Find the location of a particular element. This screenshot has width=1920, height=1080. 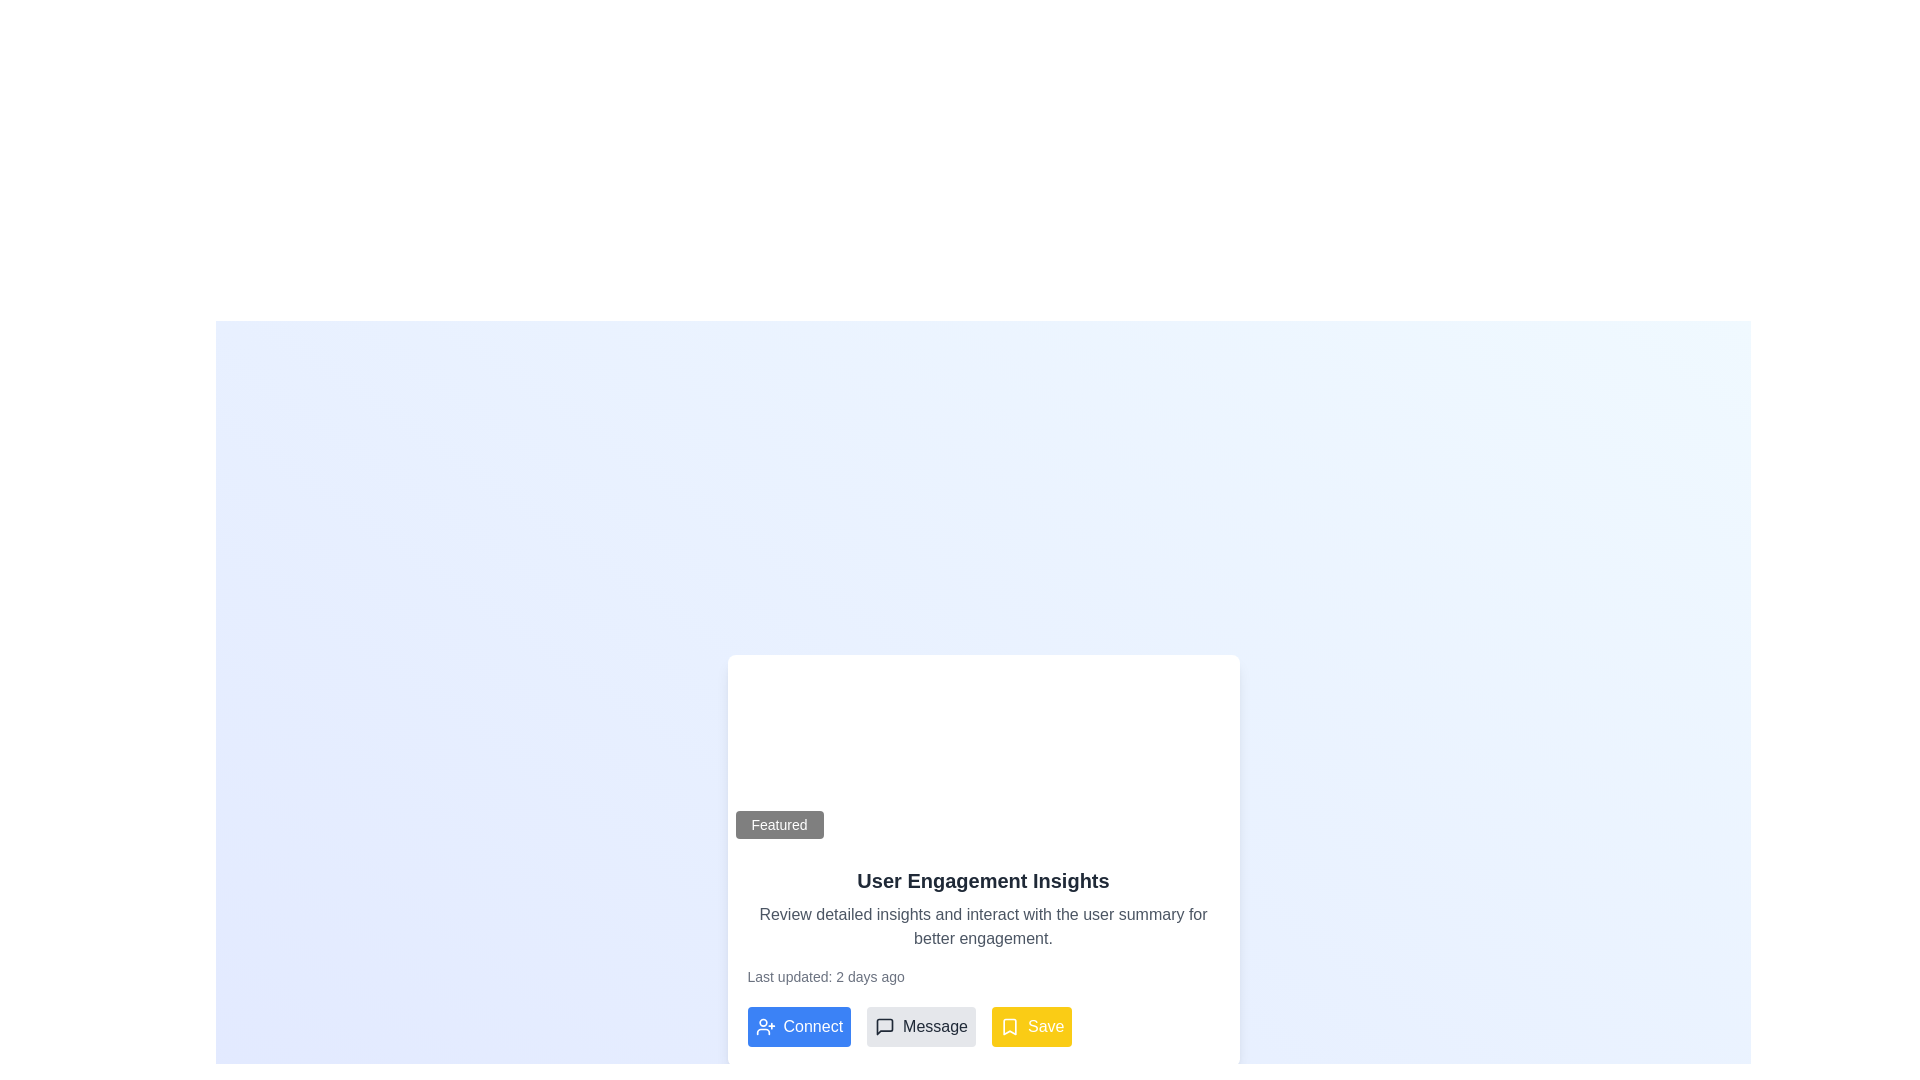

the SVG icon representing the 'Save' functionality located on the left within the 'Save' button, which is the rightmost button among the three buttons in the lower section of the card is located at coordinates (1010, 1026).